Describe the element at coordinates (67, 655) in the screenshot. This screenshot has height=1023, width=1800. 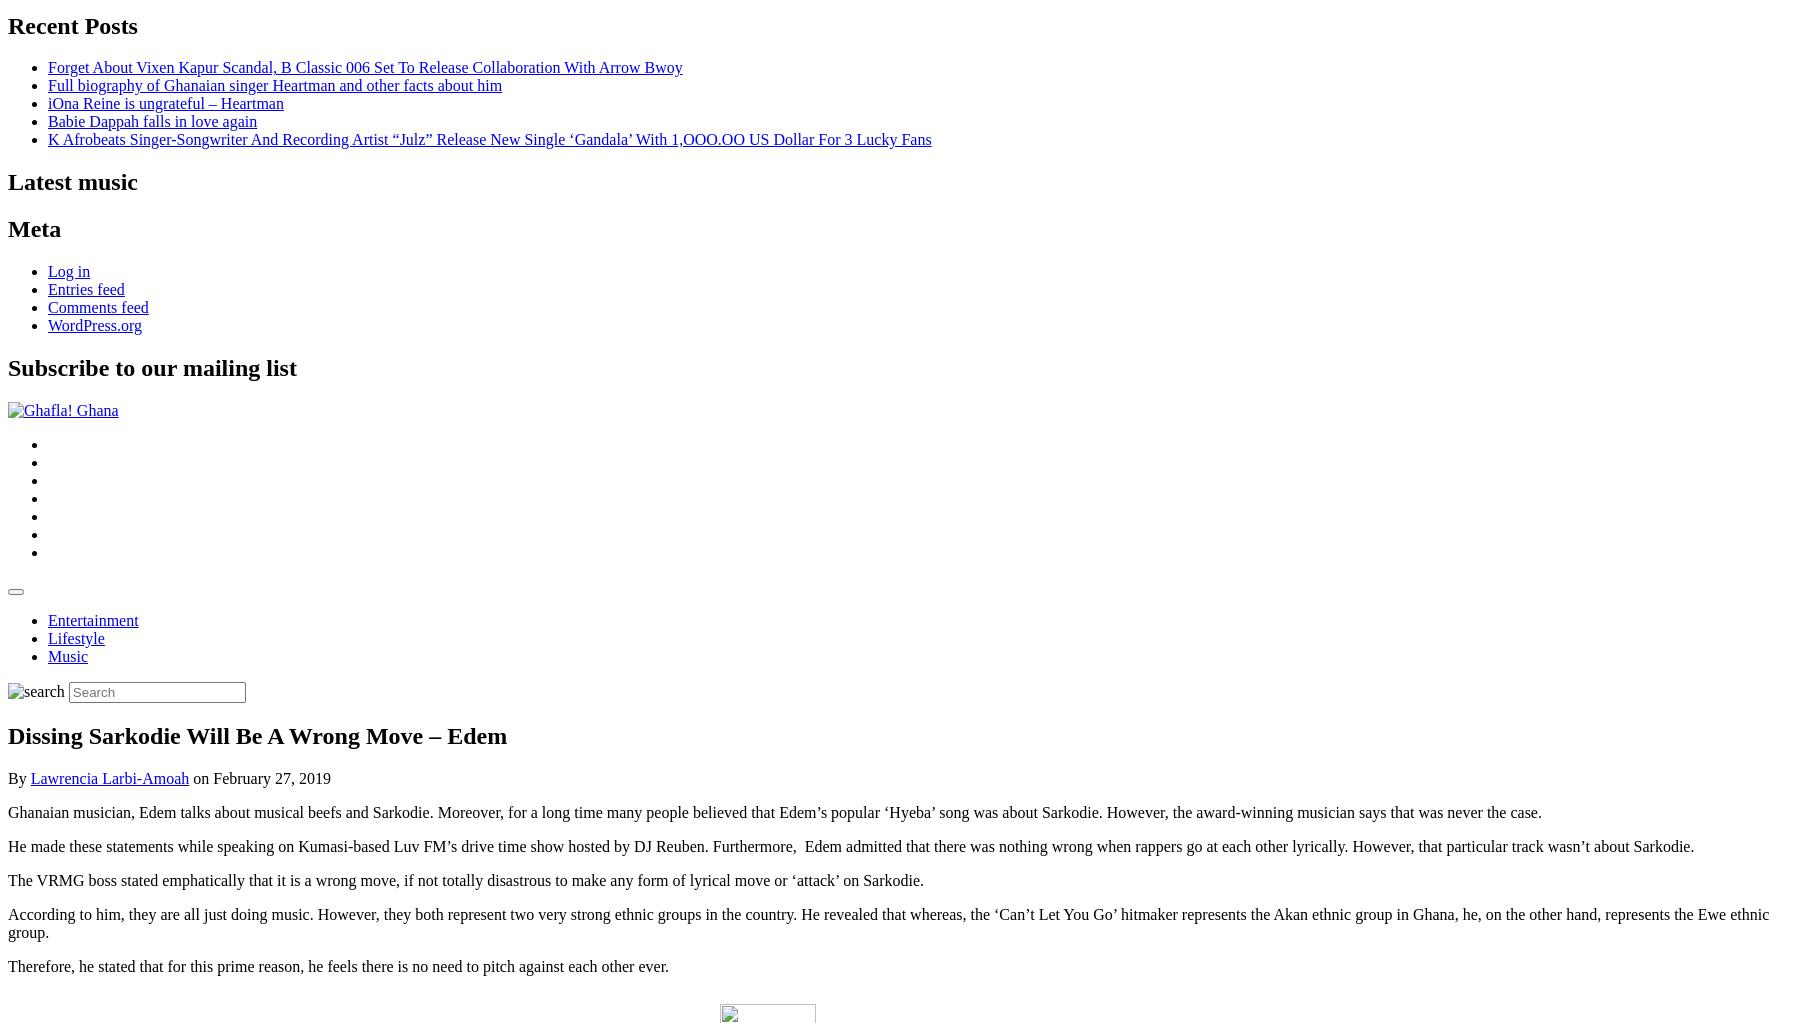
I see `'Music'` at that location.